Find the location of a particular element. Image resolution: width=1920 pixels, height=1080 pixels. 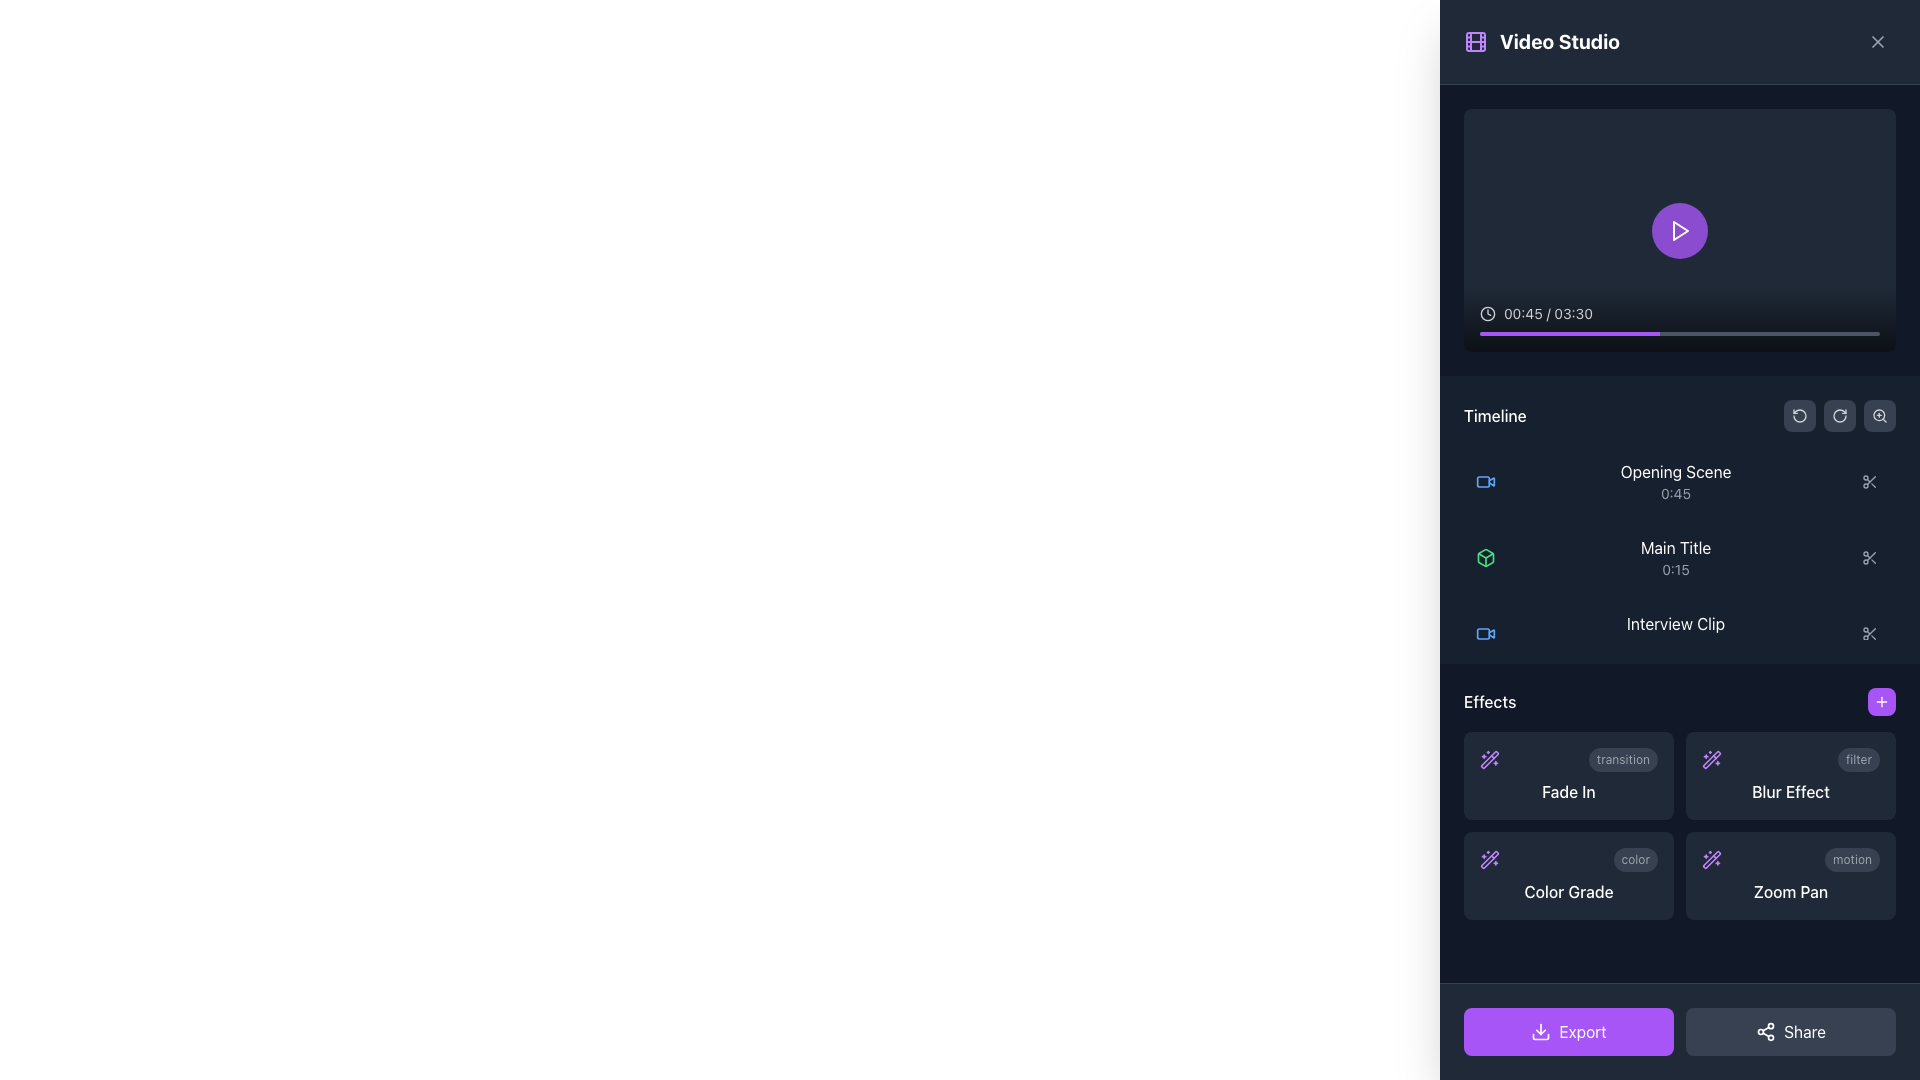

the text label displaying 'Effects', which is styled in white bold font and located in the lower right portion of the interface, near a button with a plus symbol is located at coordinates (1490, 701).